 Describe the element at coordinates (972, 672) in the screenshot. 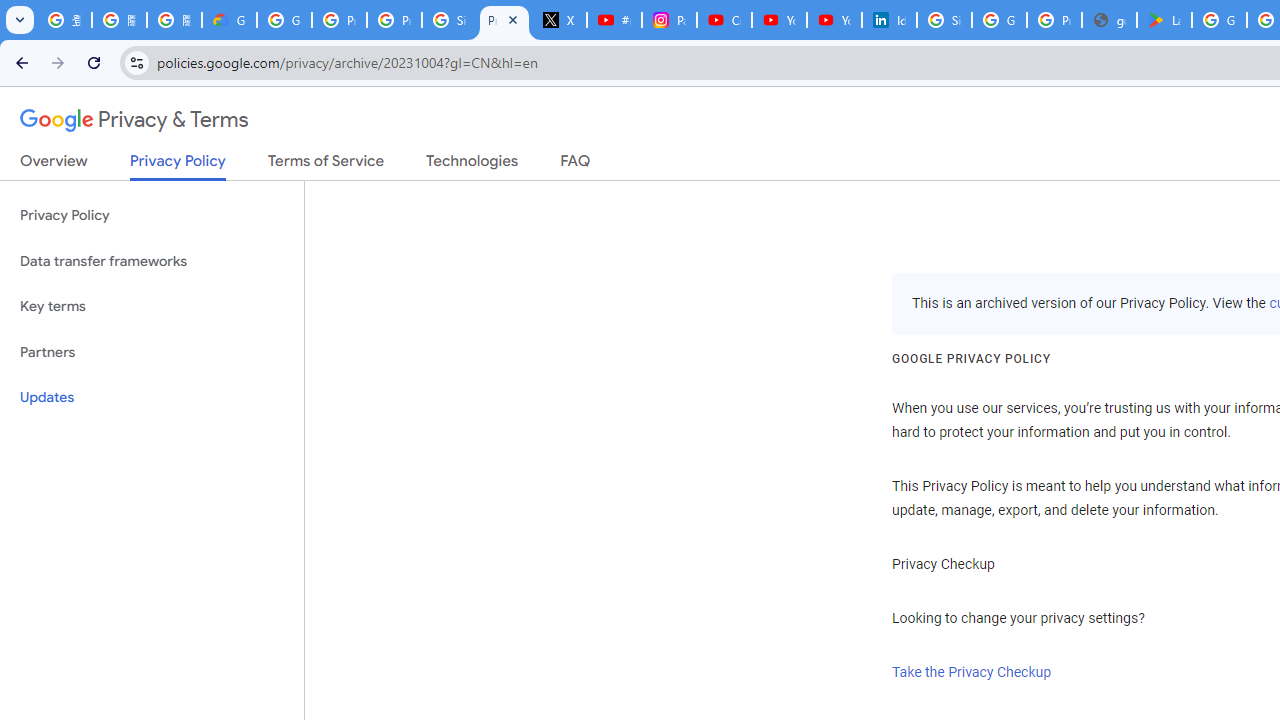

I see `'Take the Privacy Checkup'` at that location.